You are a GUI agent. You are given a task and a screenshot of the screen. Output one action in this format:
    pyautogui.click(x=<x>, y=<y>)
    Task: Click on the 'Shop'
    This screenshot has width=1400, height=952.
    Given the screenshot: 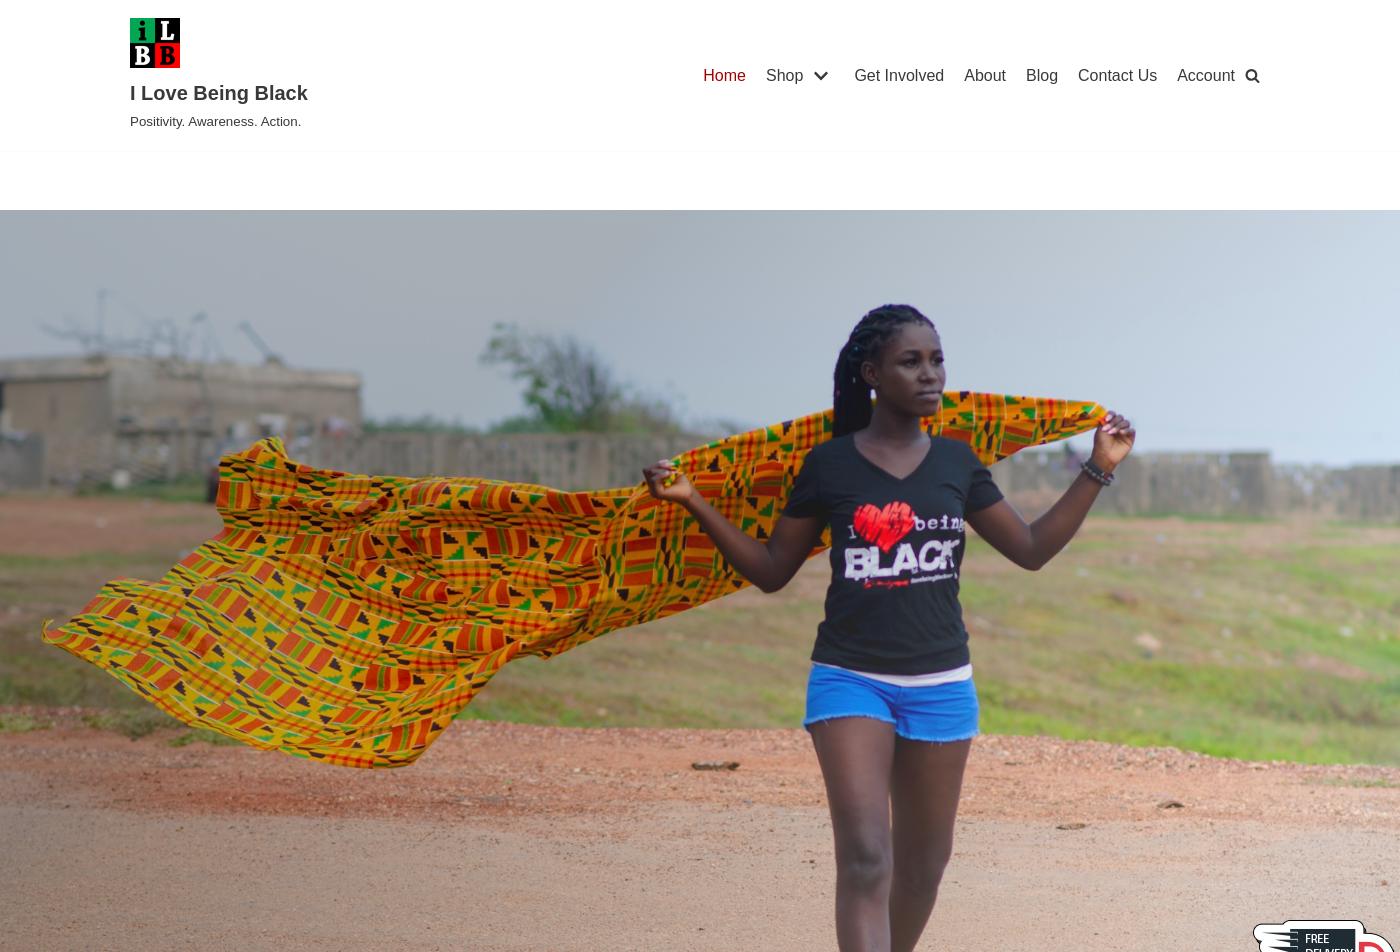 What is the action you would take?
    pyautogui.click(x=784, y=74)
    